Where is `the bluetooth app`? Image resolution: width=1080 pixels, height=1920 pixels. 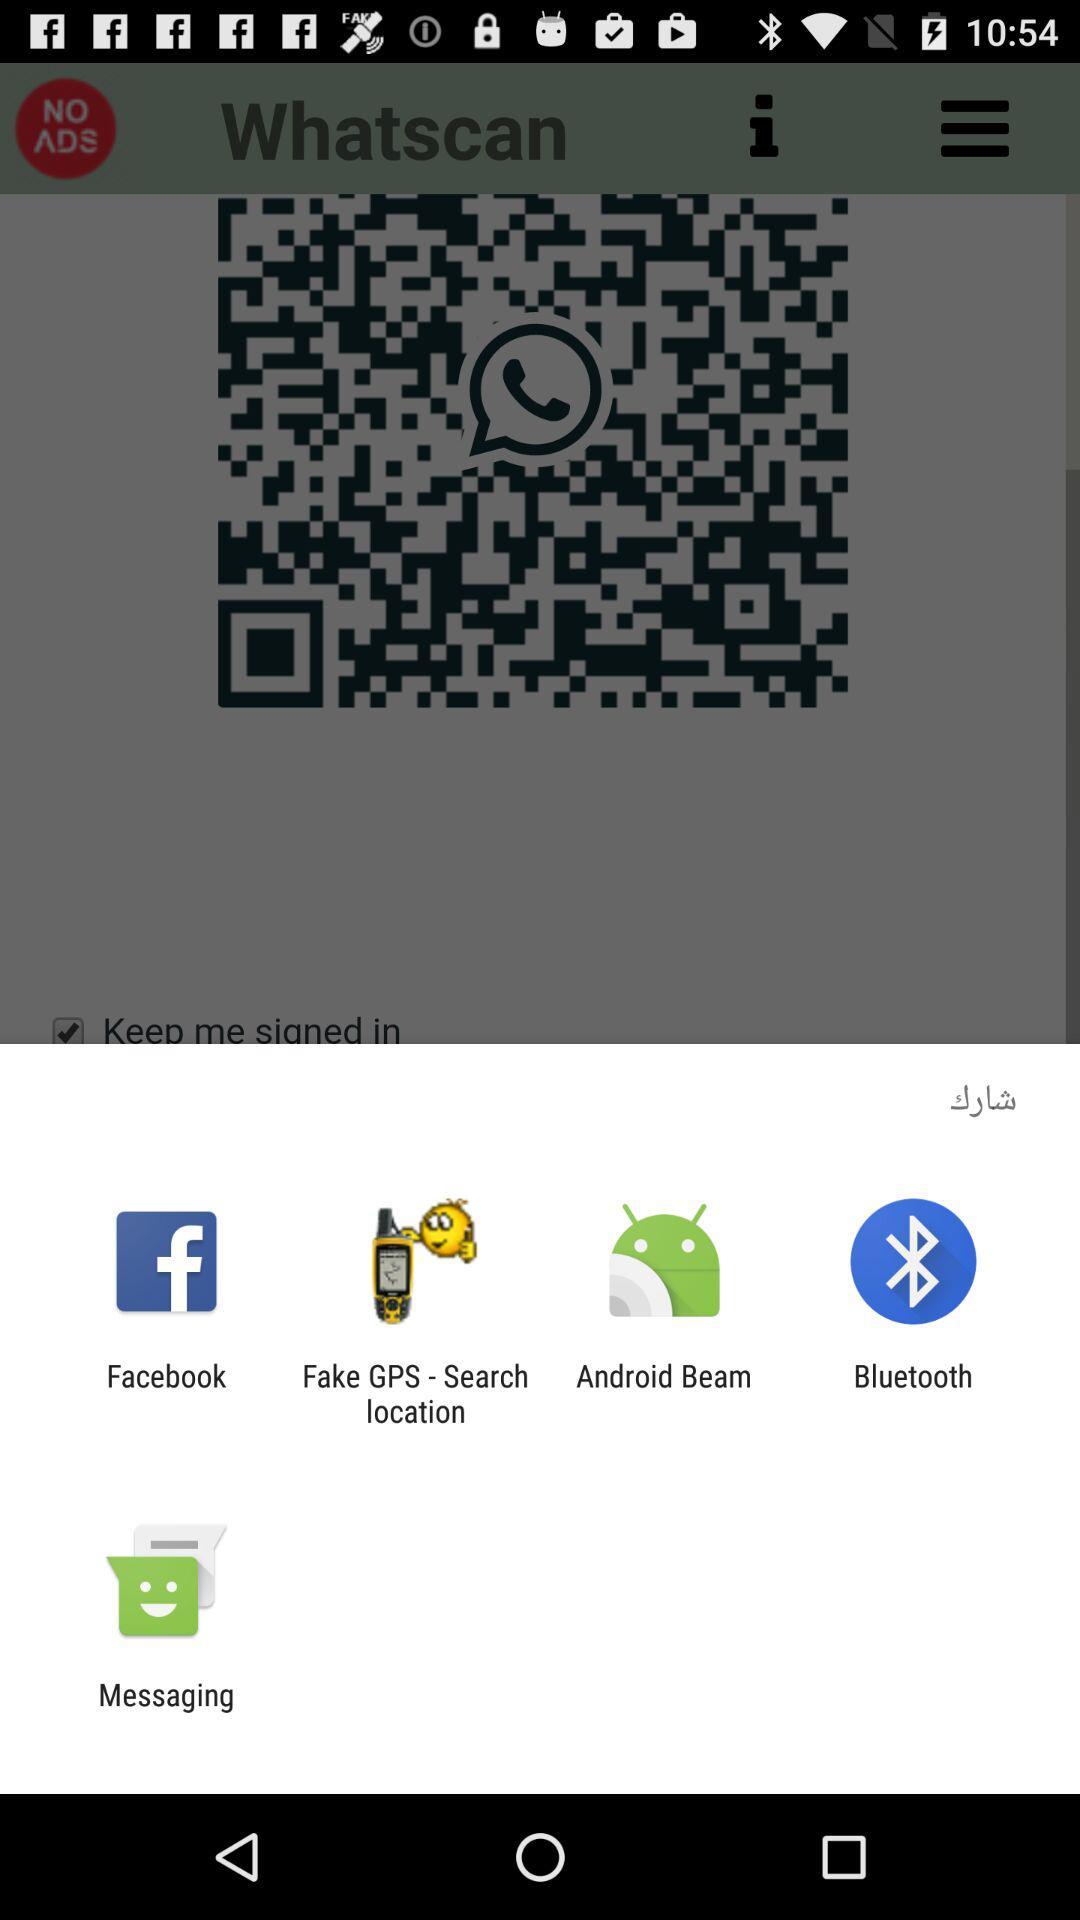 the bluetooth app is located at coordinates (913, 1392).